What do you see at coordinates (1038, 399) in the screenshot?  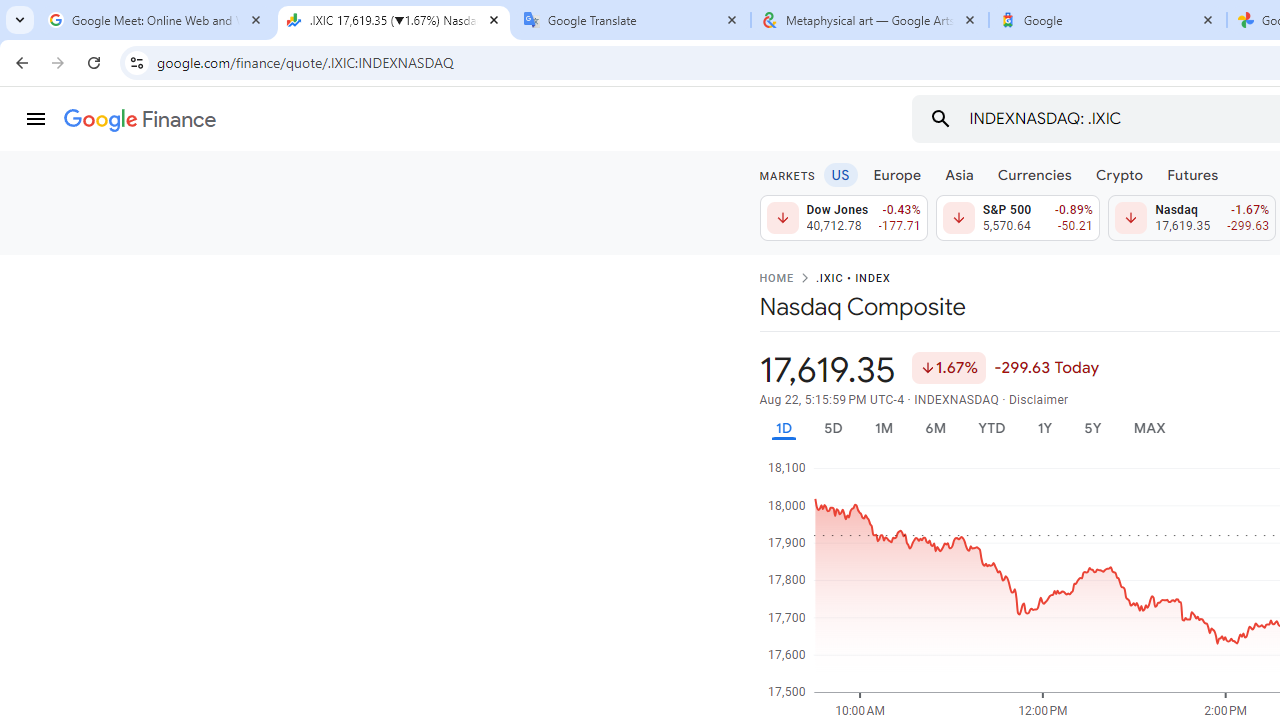 I see `'Disclaimer'` at bounding box center [1038, 399].